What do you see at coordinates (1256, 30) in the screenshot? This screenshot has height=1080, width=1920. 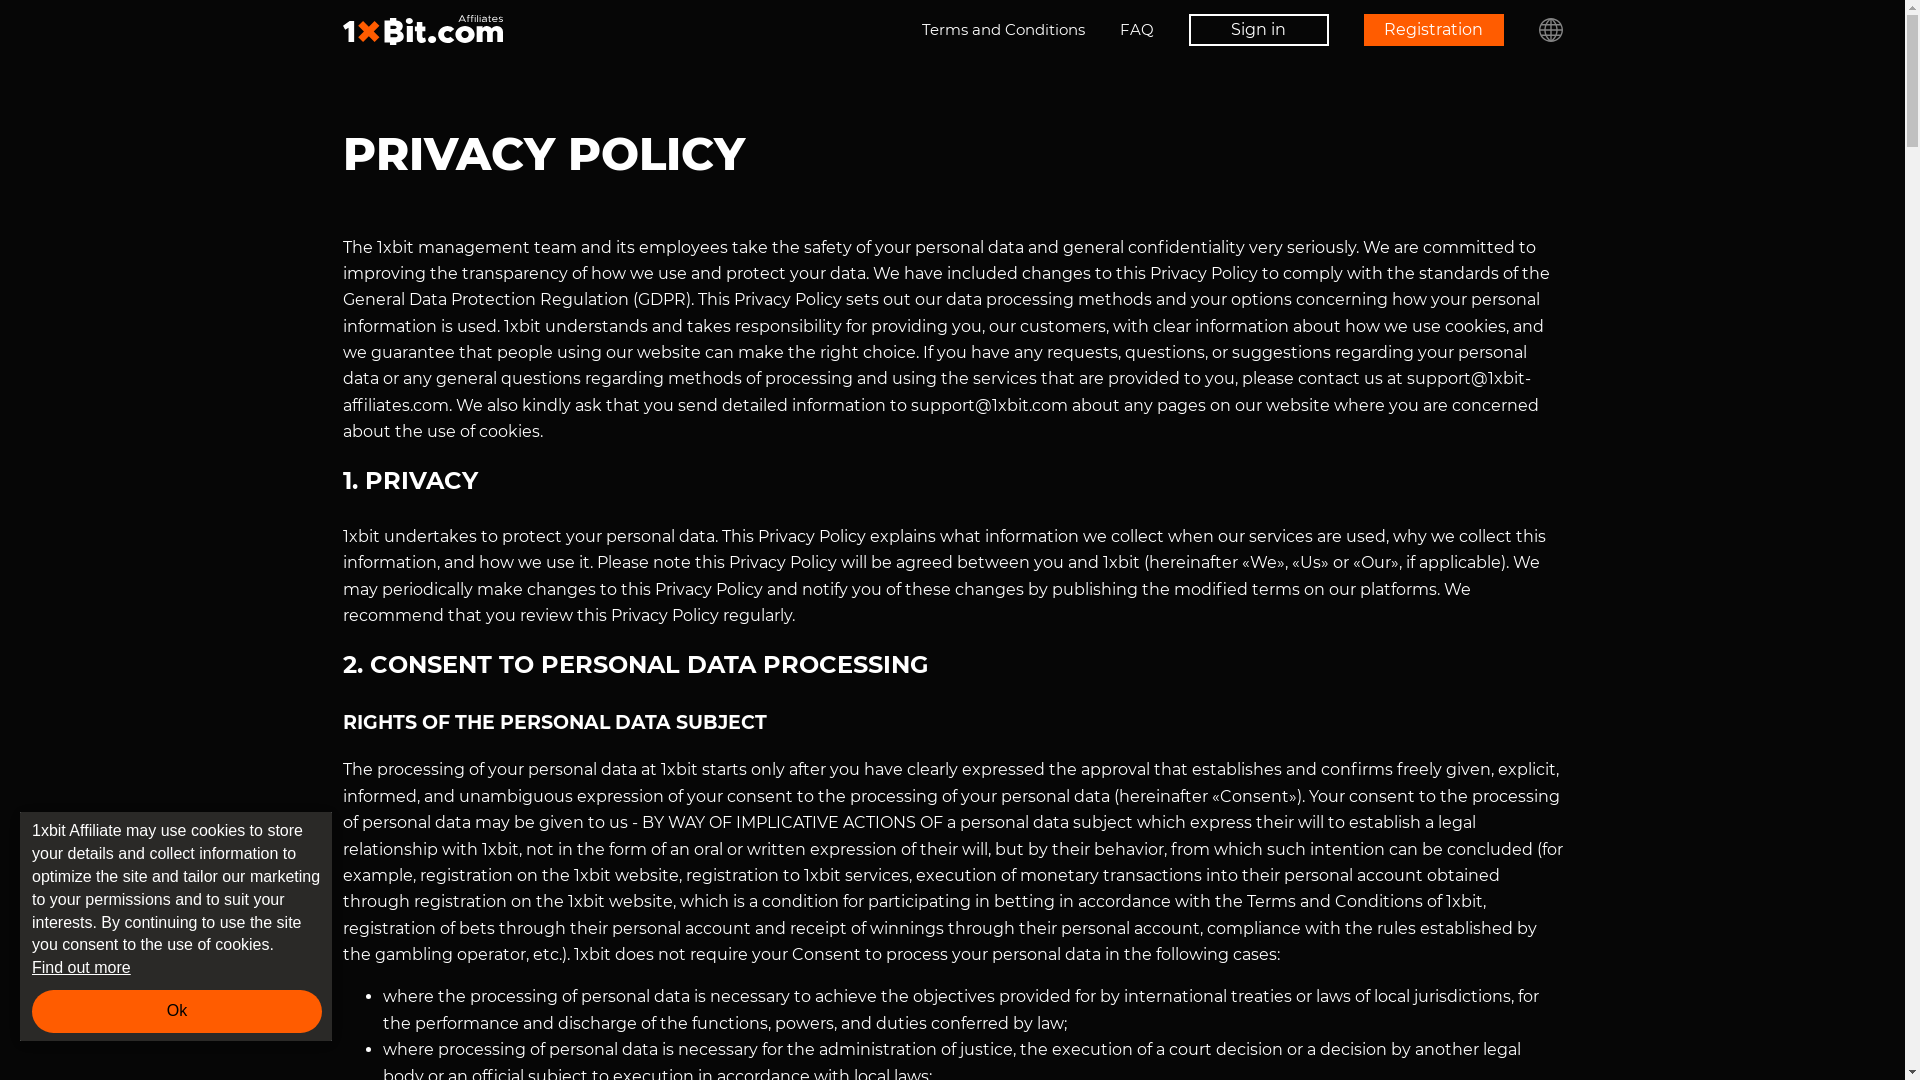 I see `'Sign in'` at bounding box center [1256, 30].